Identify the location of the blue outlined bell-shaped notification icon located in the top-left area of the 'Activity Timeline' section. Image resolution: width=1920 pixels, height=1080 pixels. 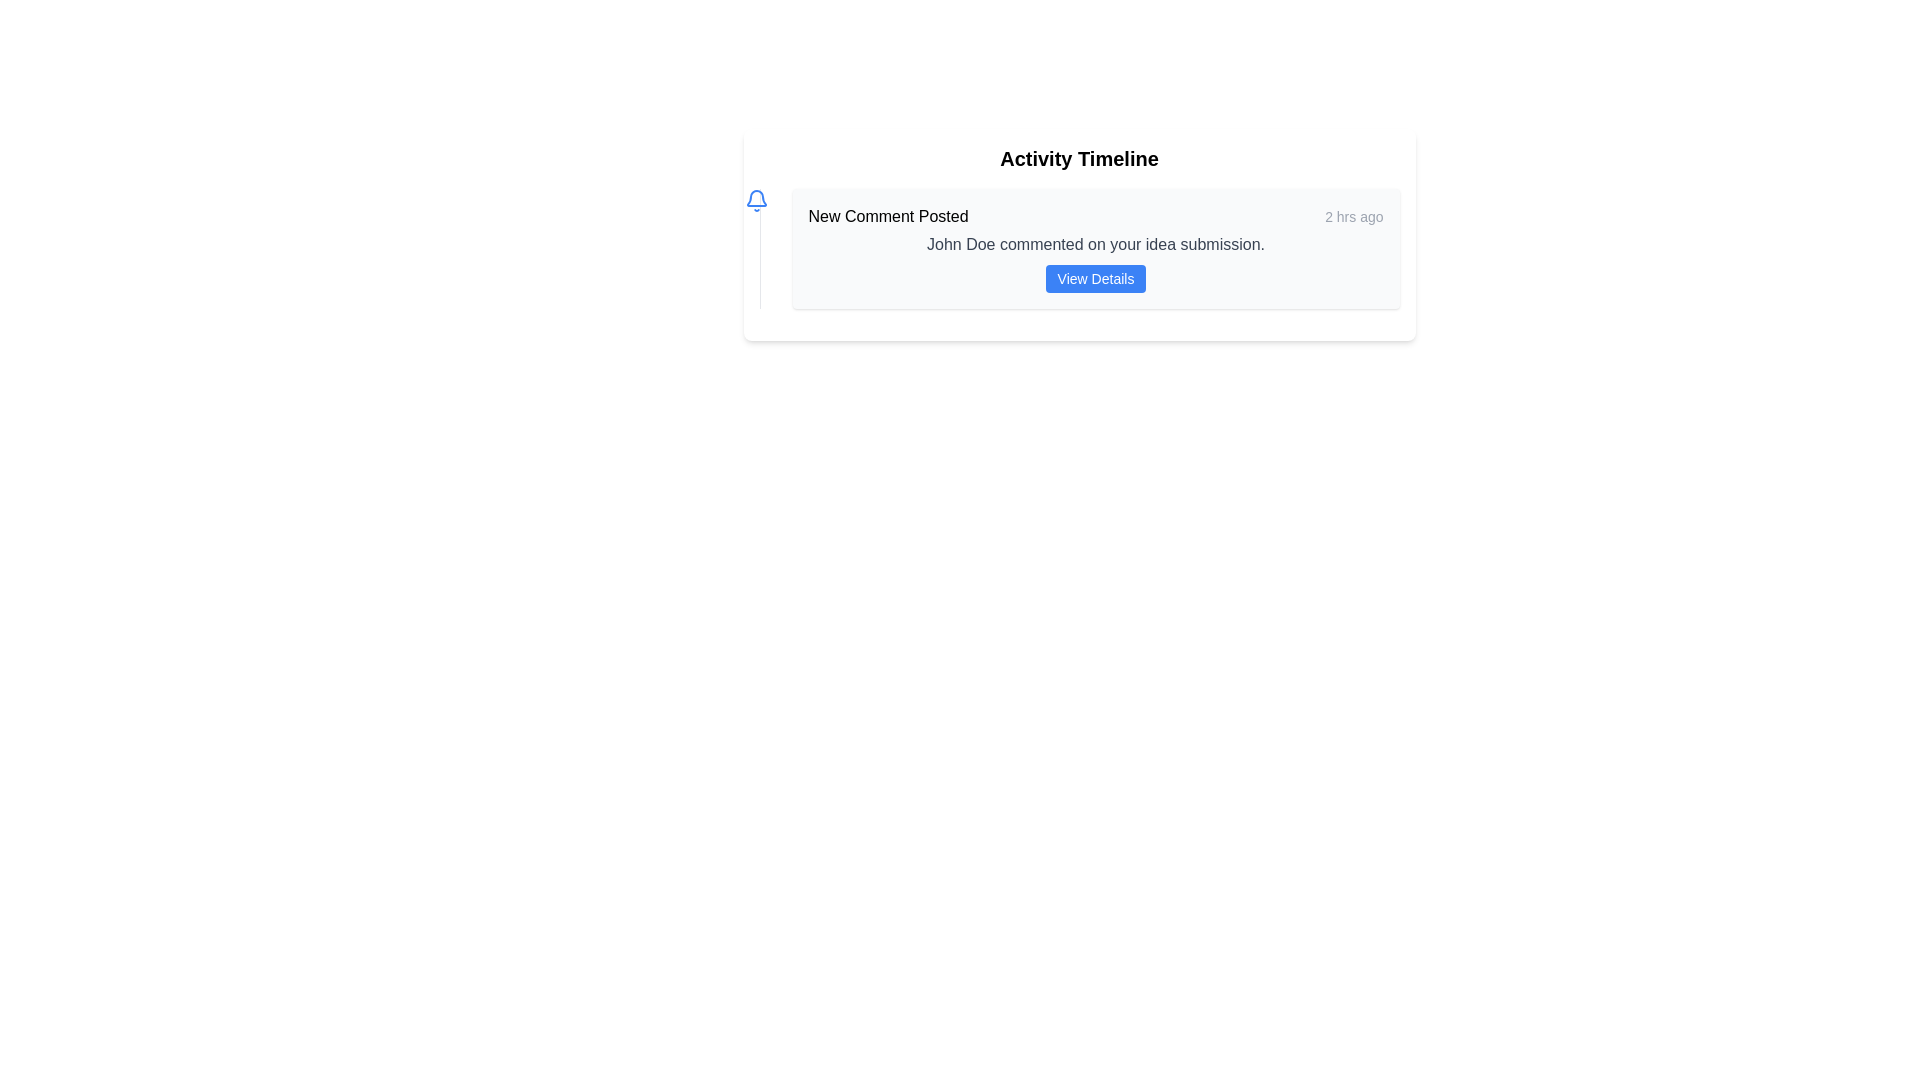
(755, 198).